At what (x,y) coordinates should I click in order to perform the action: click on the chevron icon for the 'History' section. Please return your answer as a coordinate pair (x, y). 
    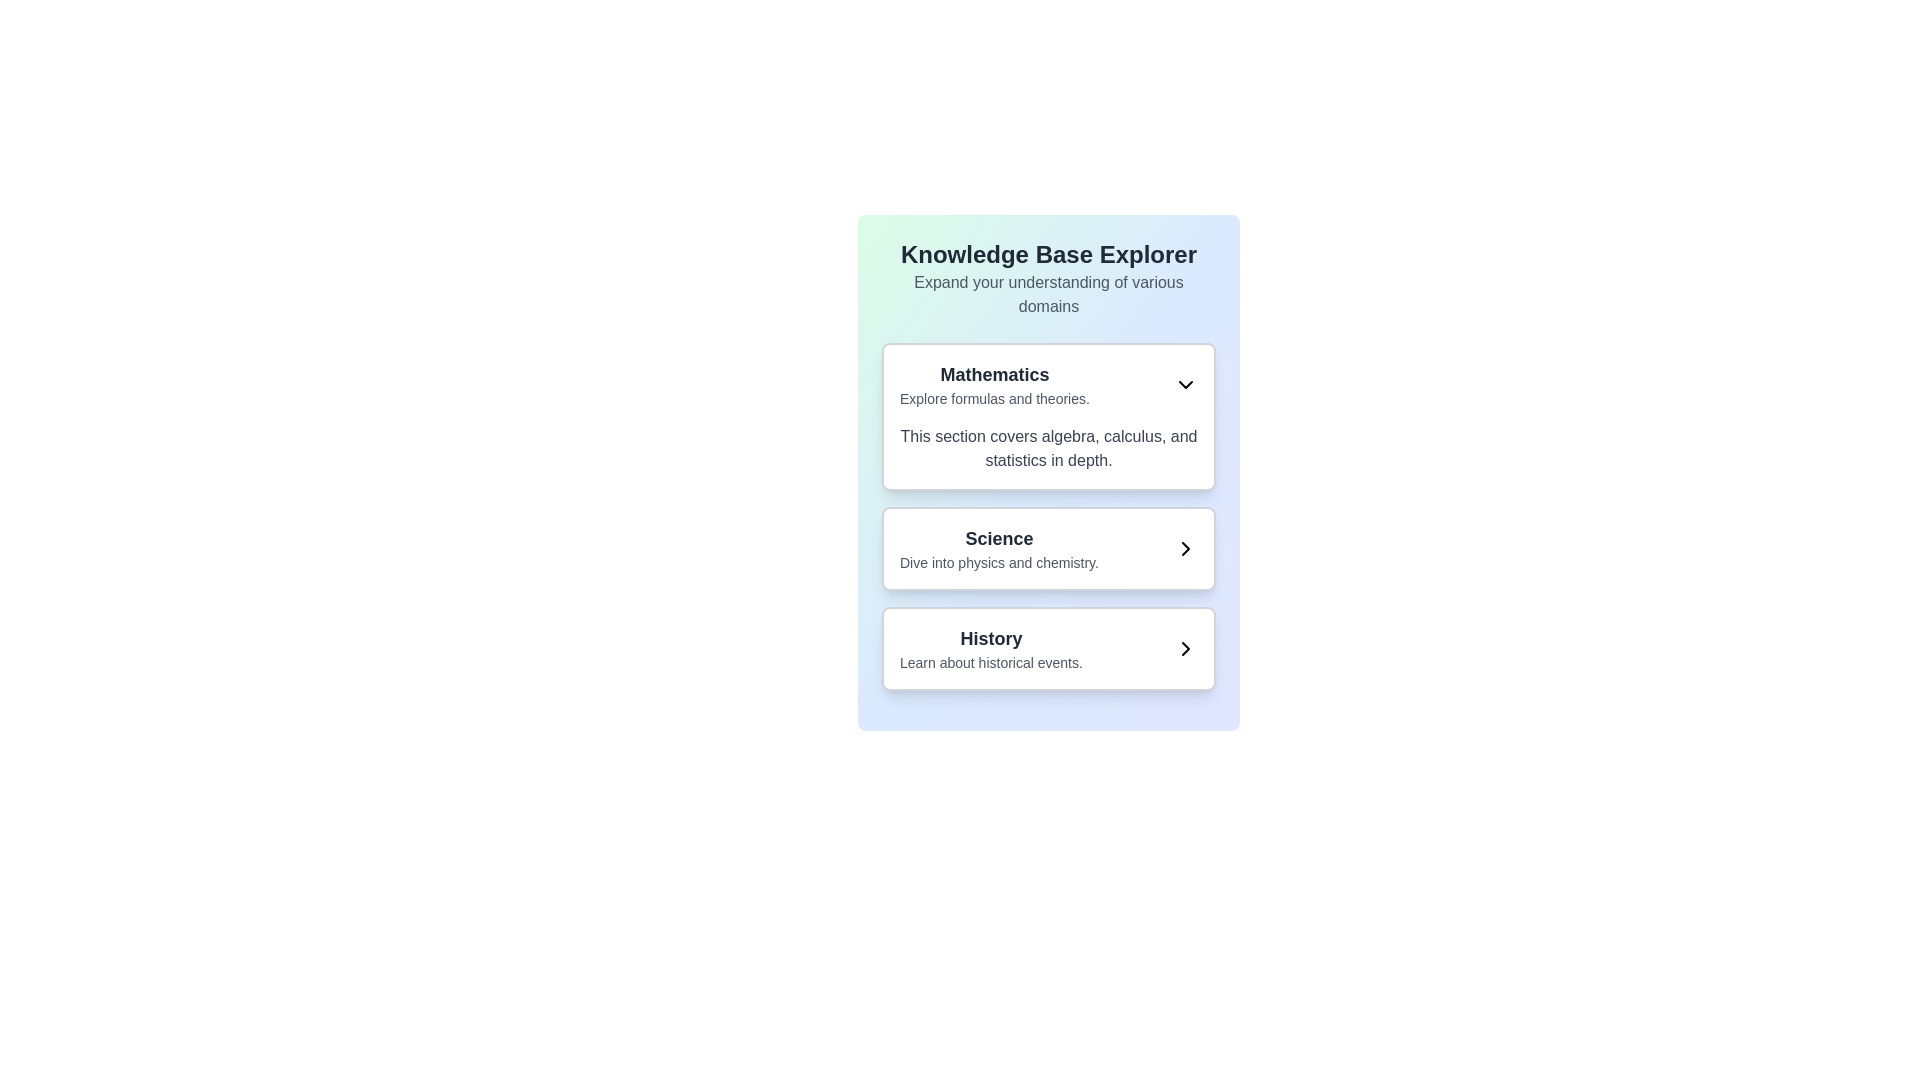
    Looking at the image, I should click on (1185, 648).